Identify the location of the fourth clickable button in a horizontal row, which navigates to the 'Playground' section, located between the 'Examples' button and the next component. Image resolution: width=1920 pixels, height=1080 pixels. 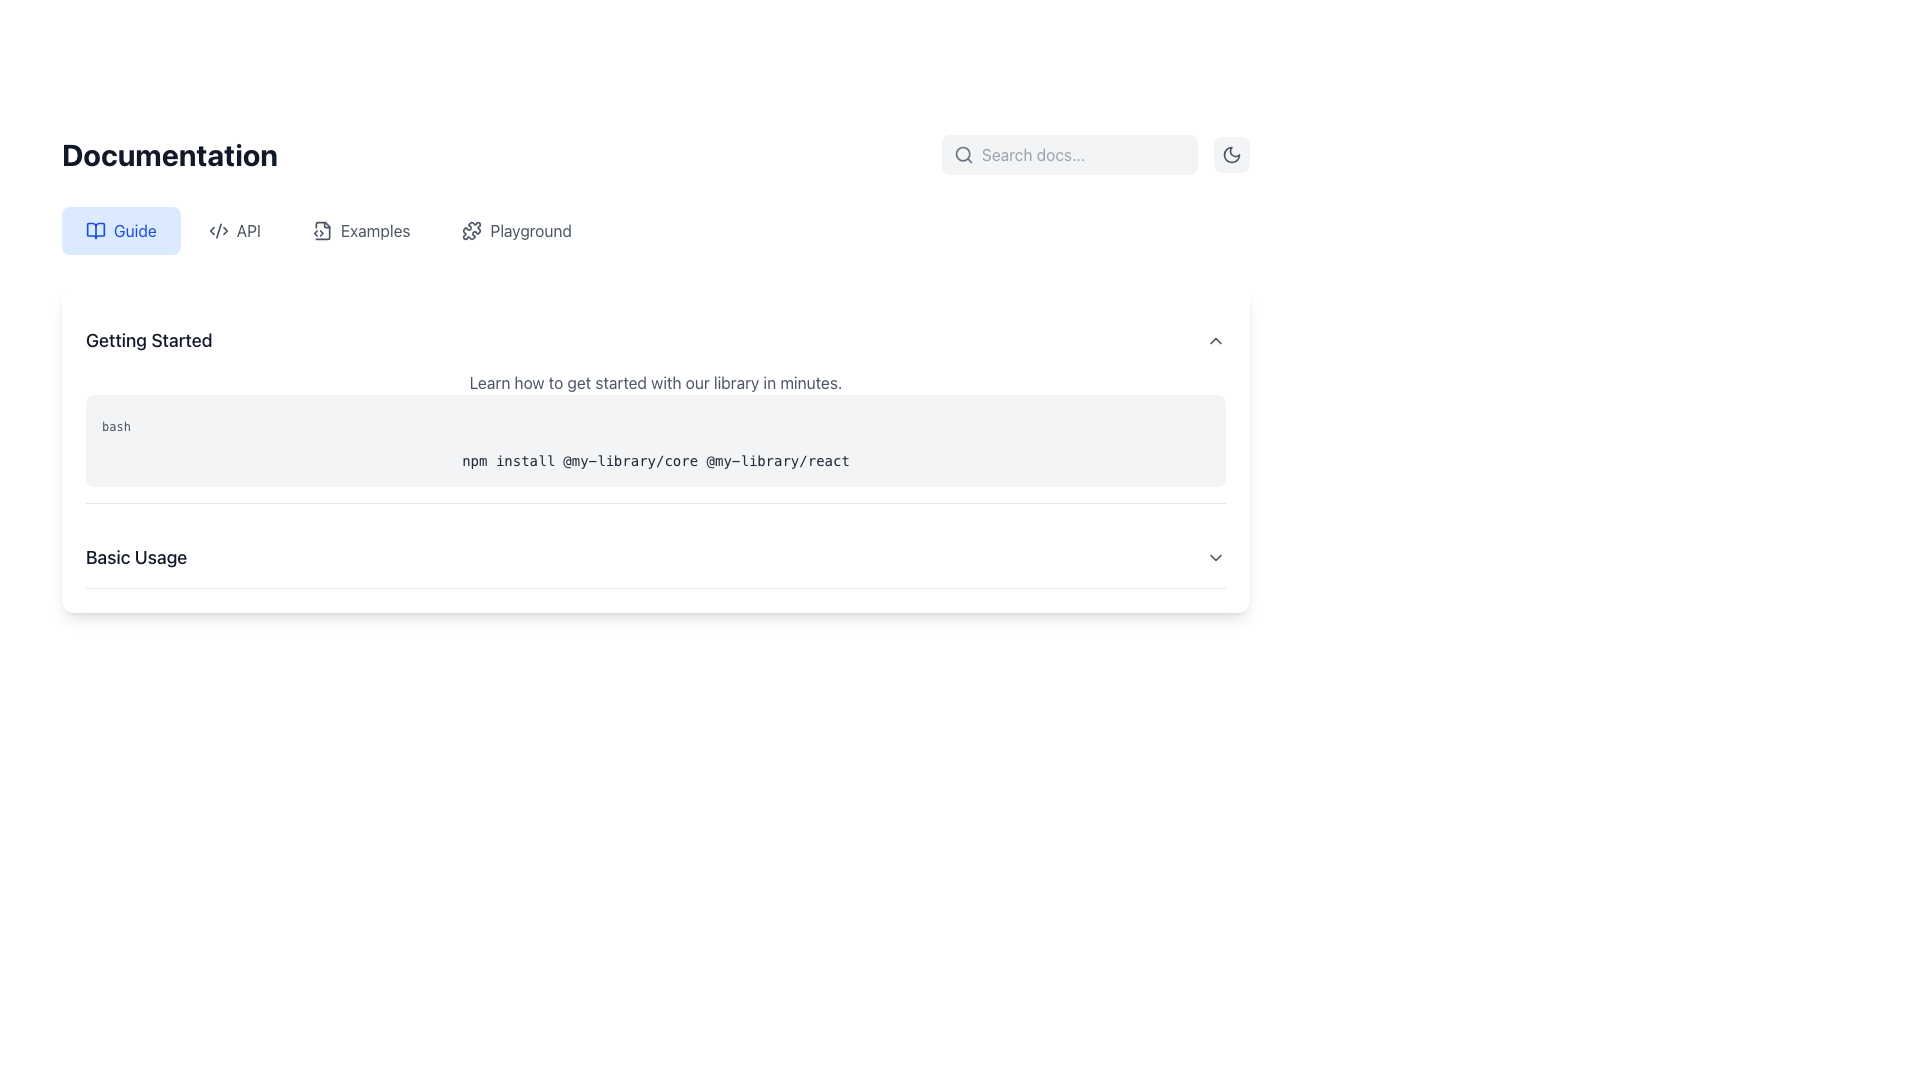
(517, 230).